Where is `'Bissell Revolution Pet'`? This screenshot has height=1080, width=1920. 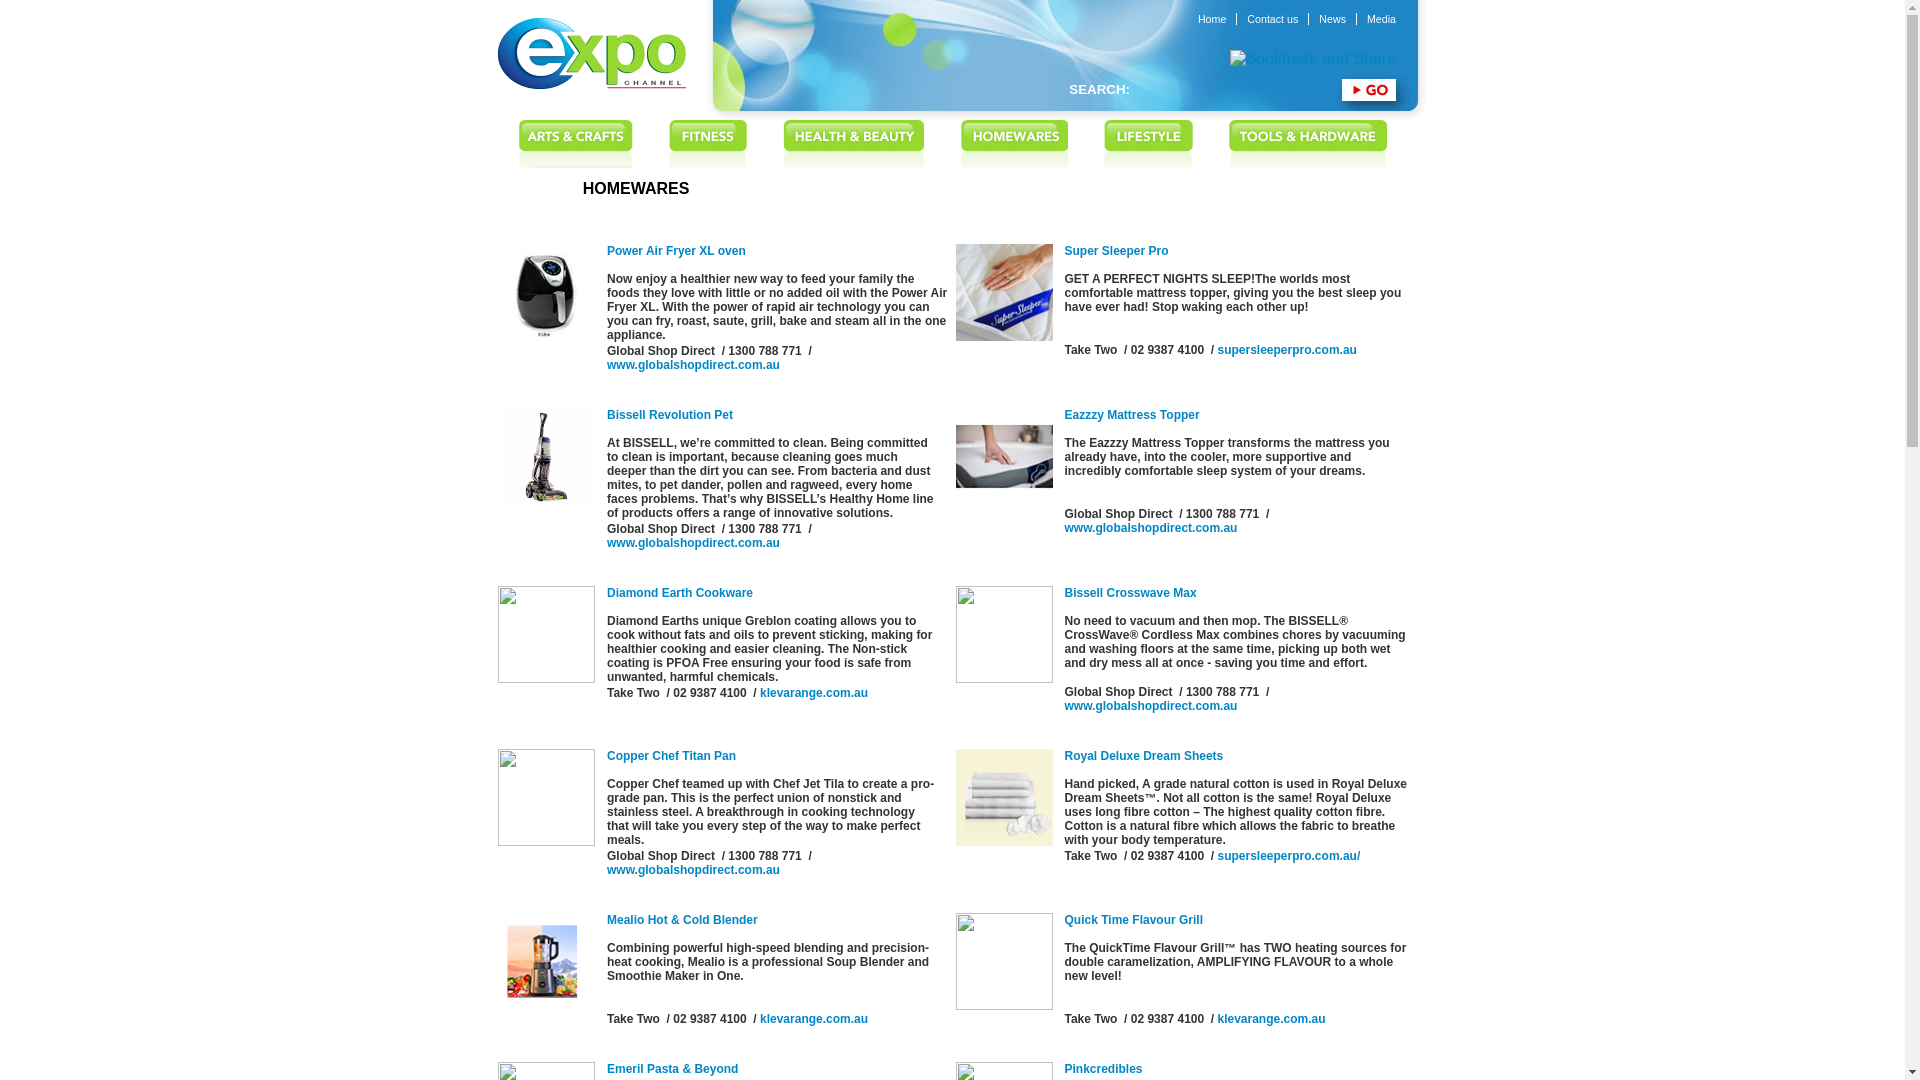 'Bissell Revolution Pet' is located at coordinates (670, 414).